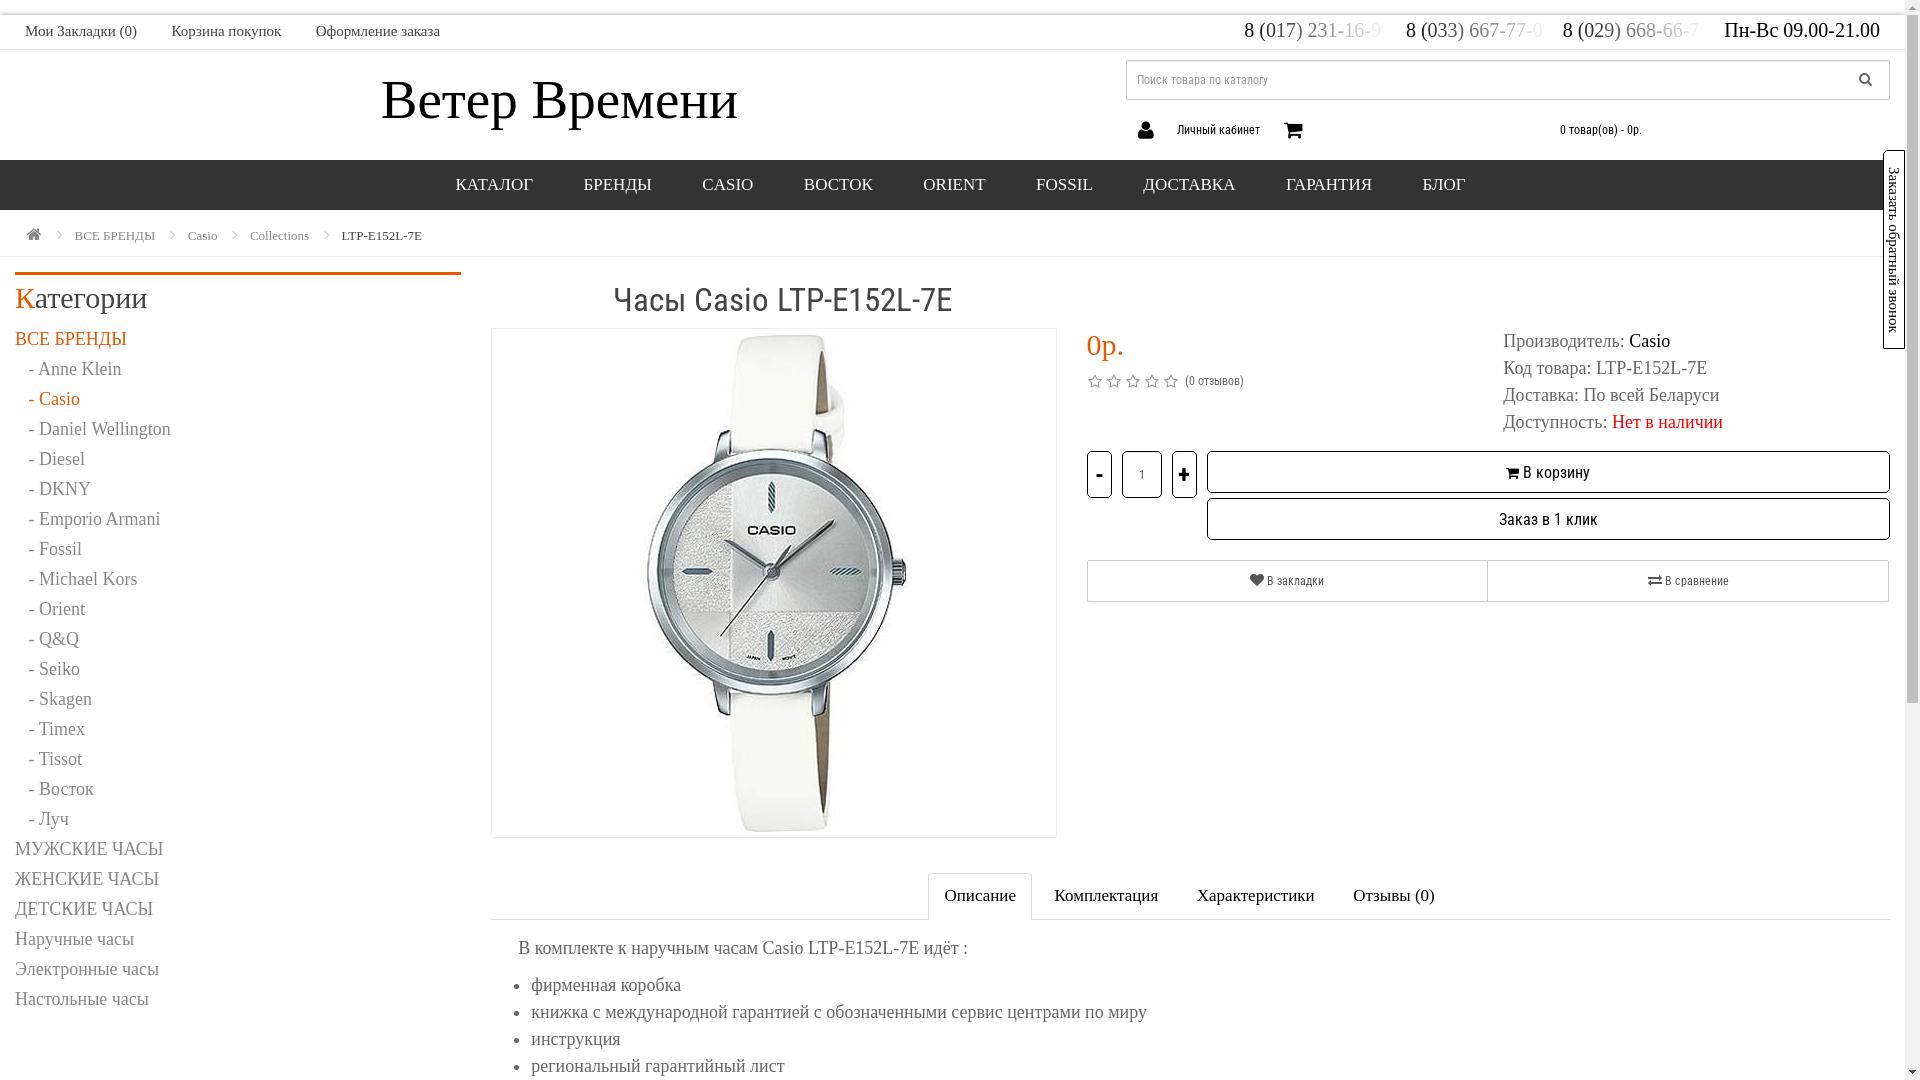  I want to click on '8 (033) 667-77-0 ', so click(1482, 30).